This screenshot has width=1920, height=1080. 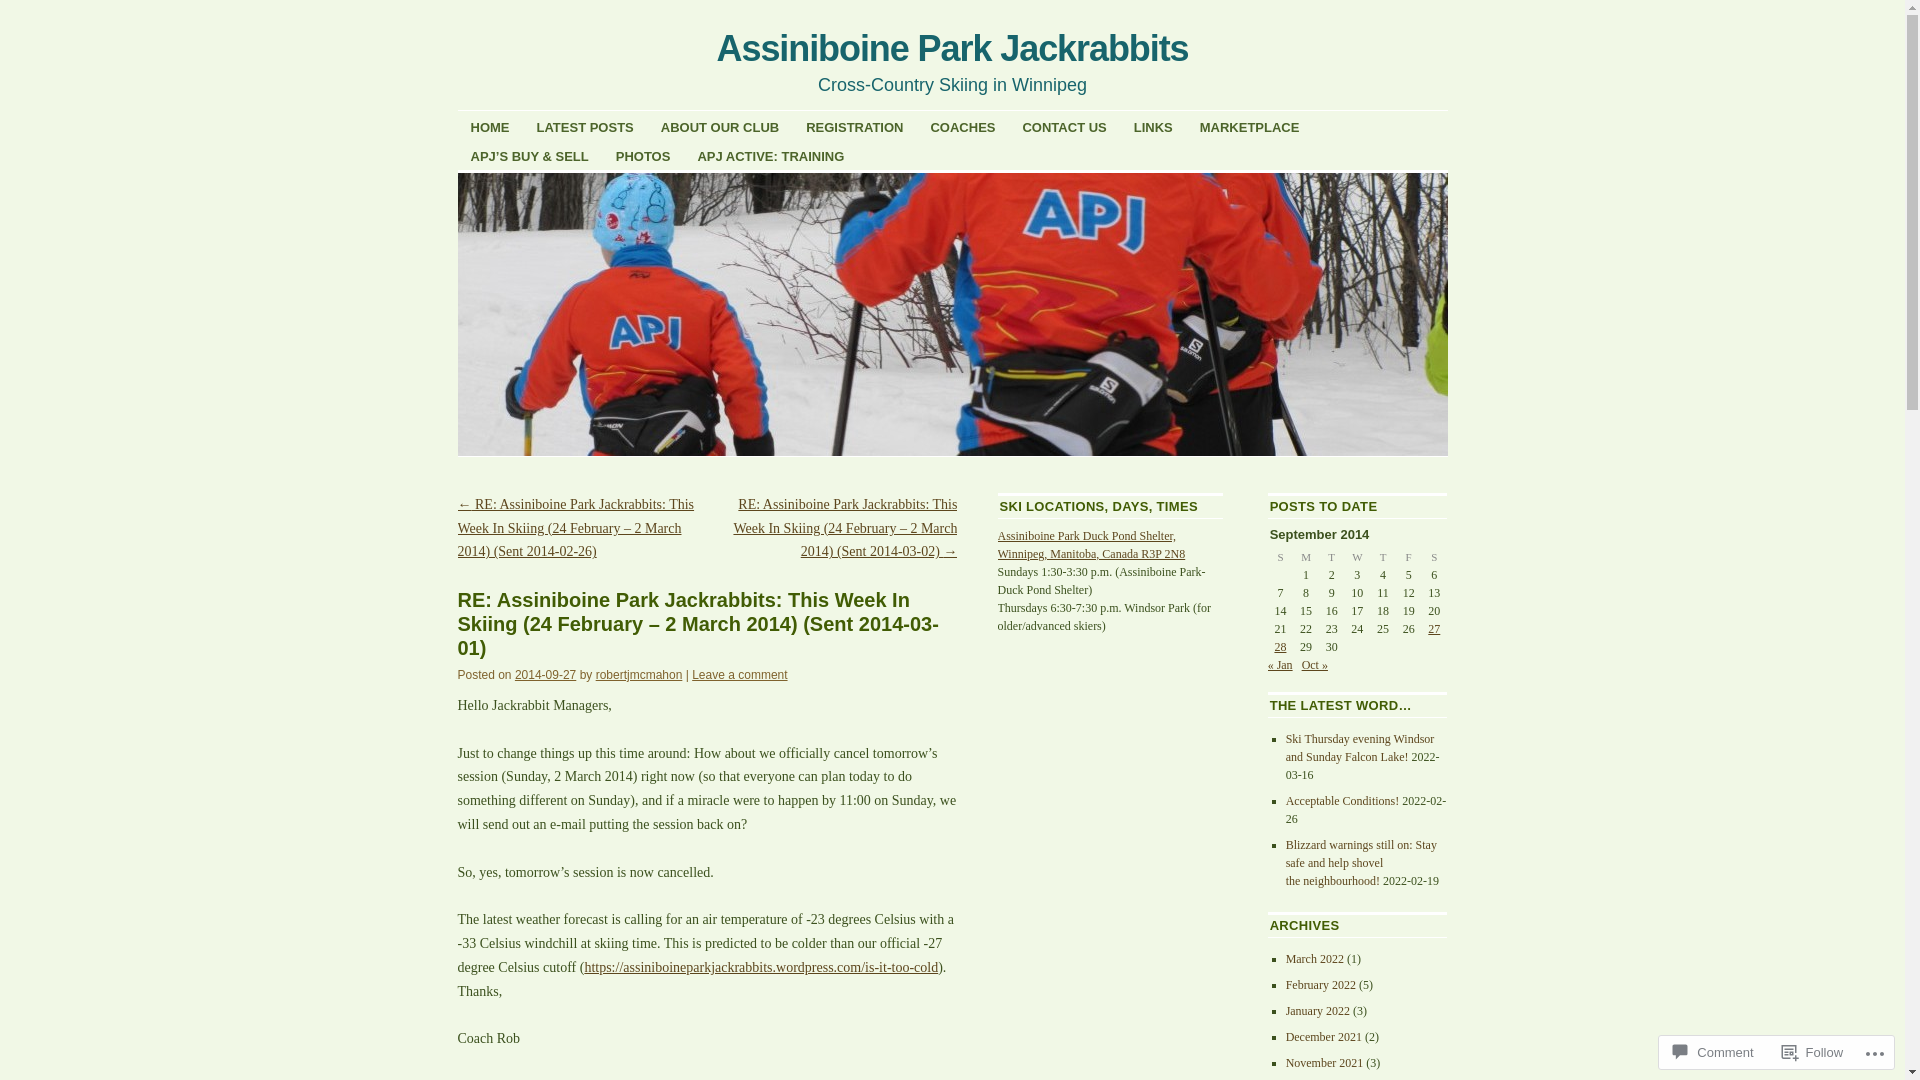 What do you see at coordinates (1712, 1051) in the screenshot?
I see `'Comment'` at bounding box center [1712, 1051].